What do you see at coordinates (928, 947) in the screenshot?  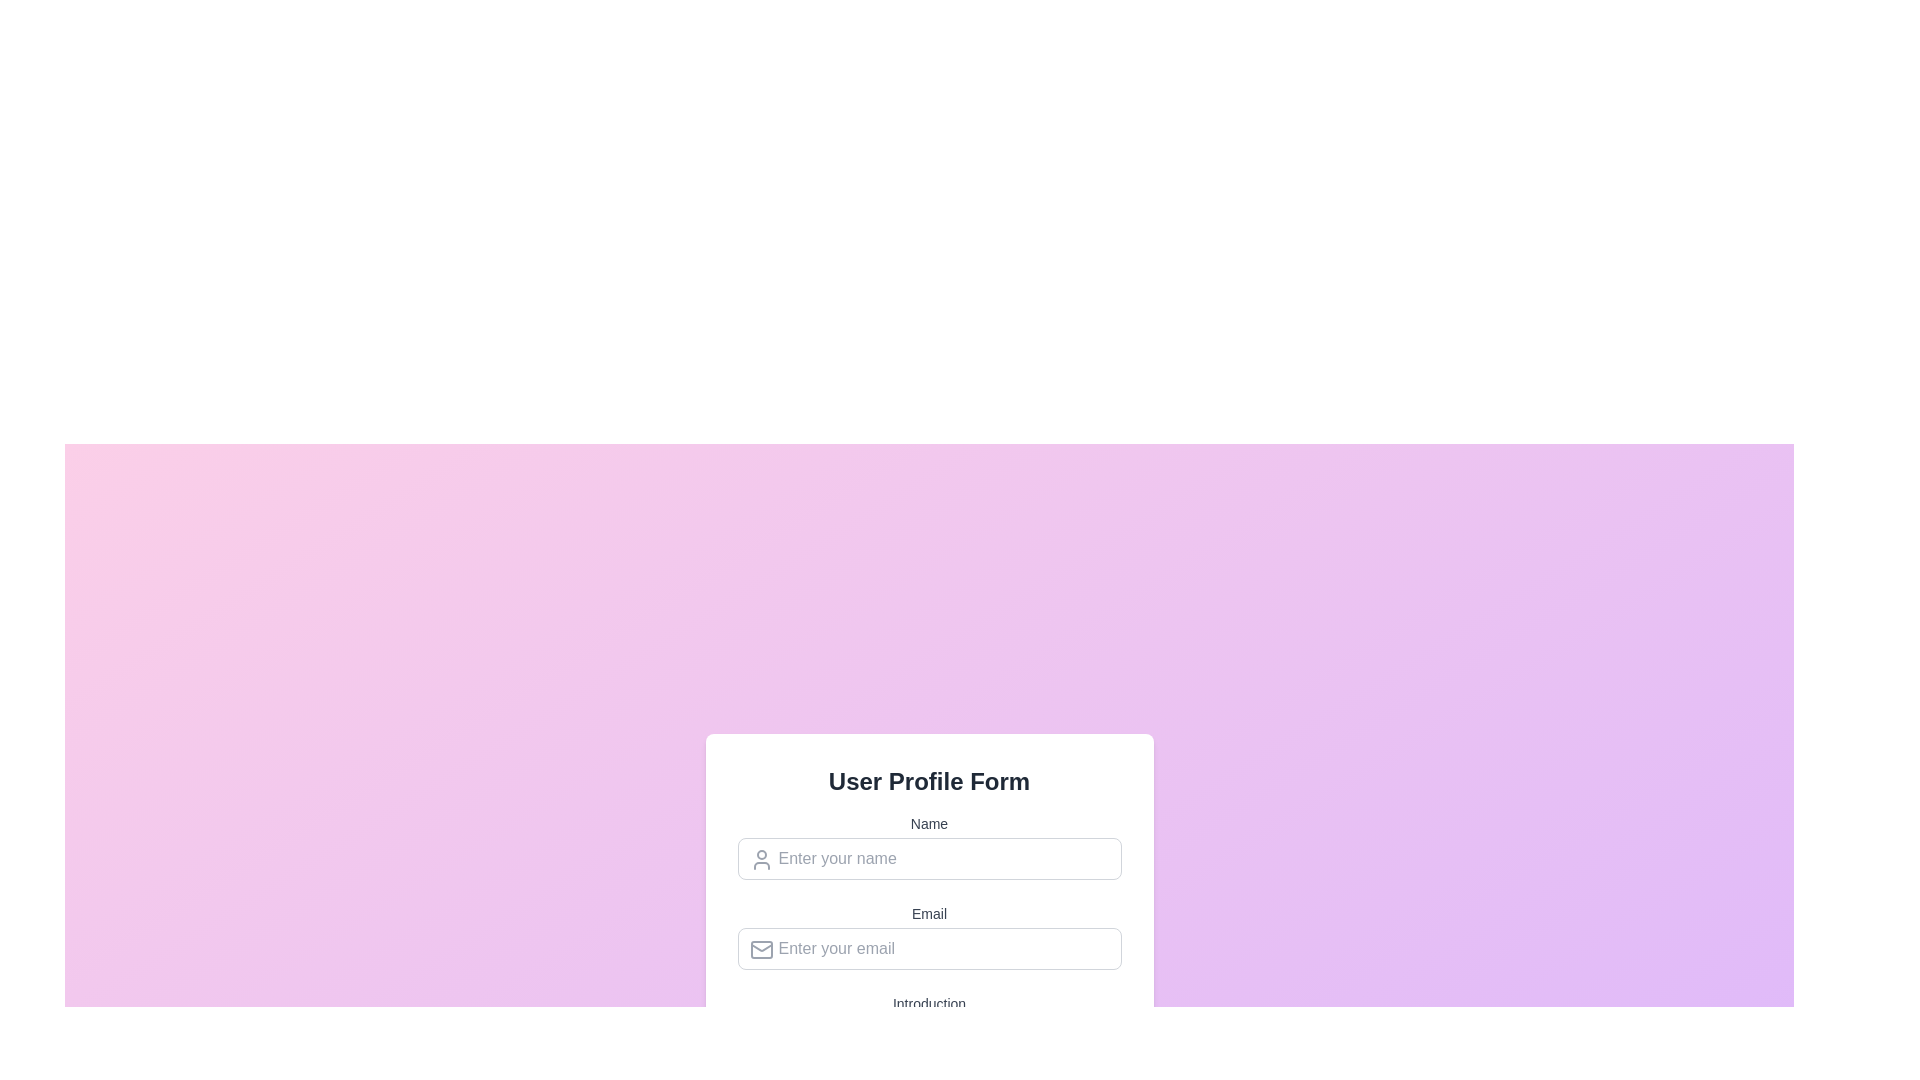 I see `the email input field, which is styled with rounded borders and a light gray outline` at bounding box center [928, 947].